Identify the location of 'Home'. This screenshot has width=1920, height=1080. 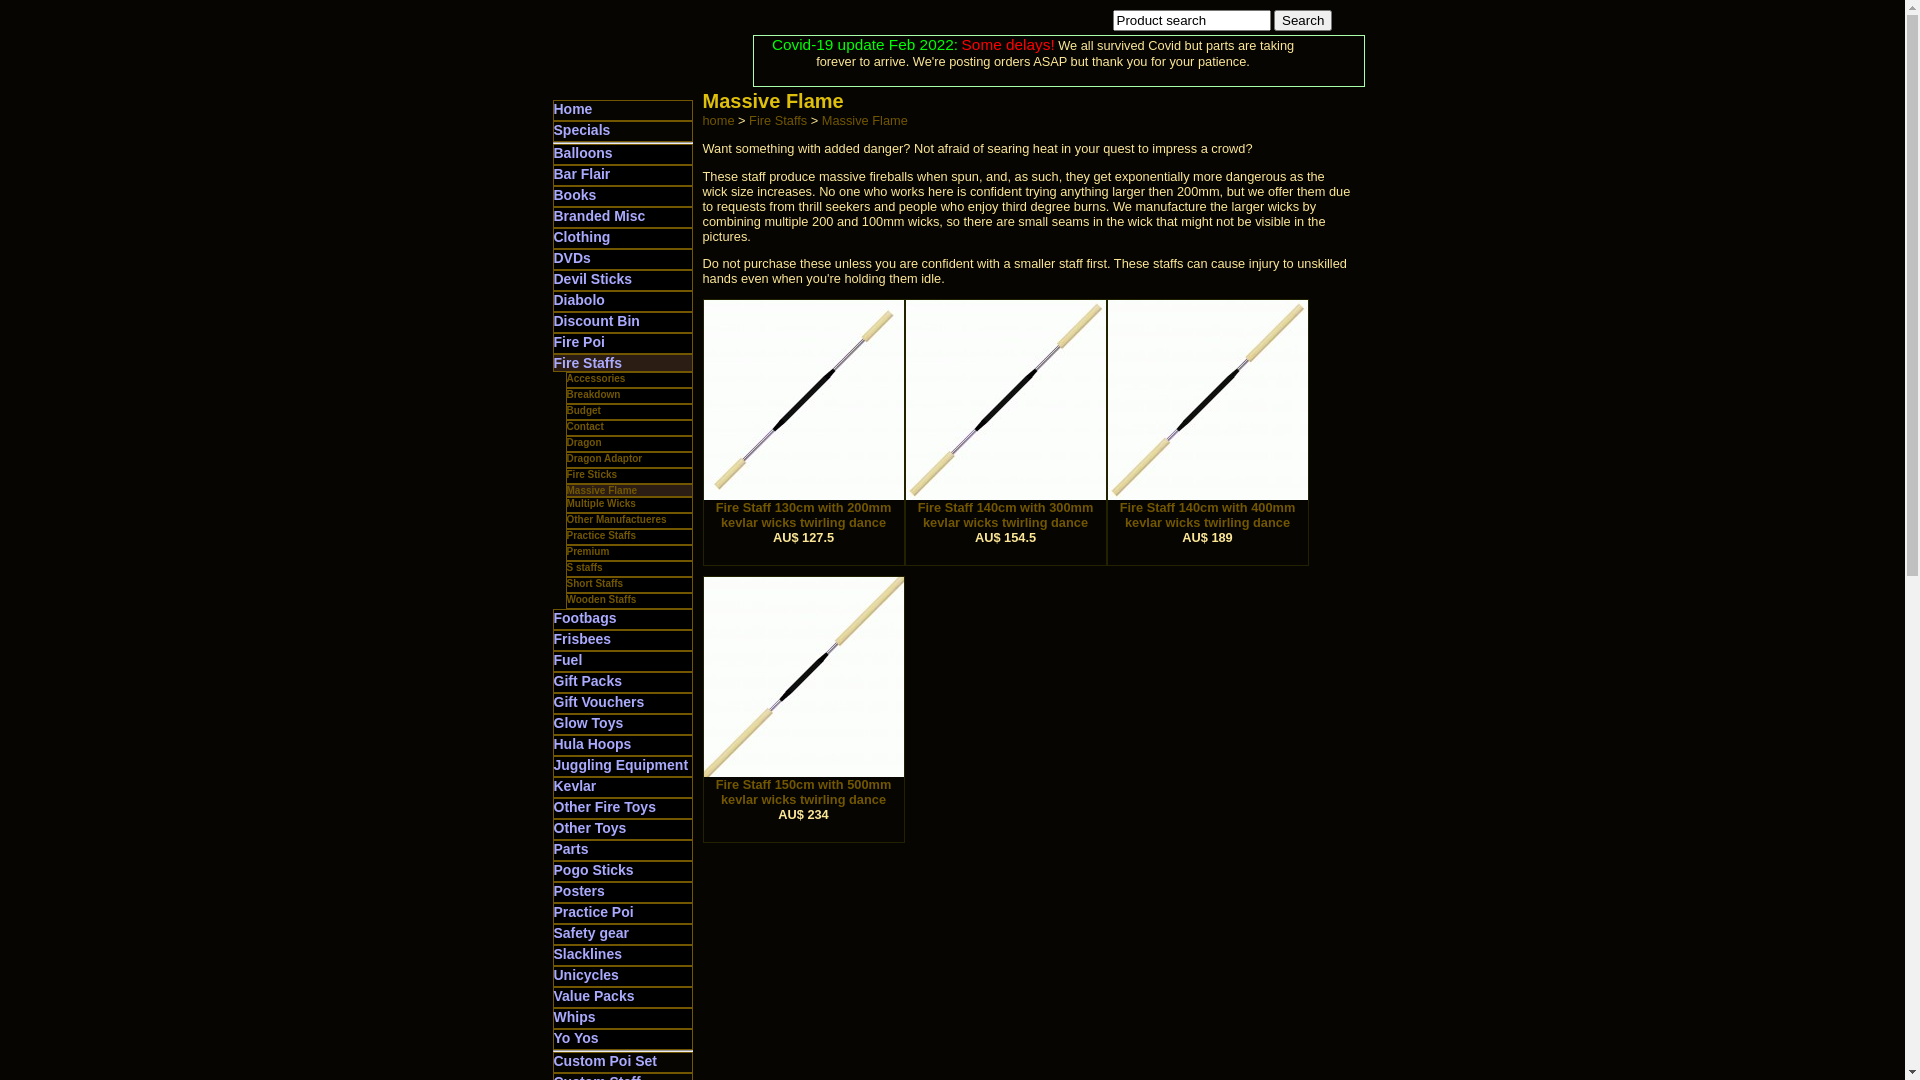
(572, 108).